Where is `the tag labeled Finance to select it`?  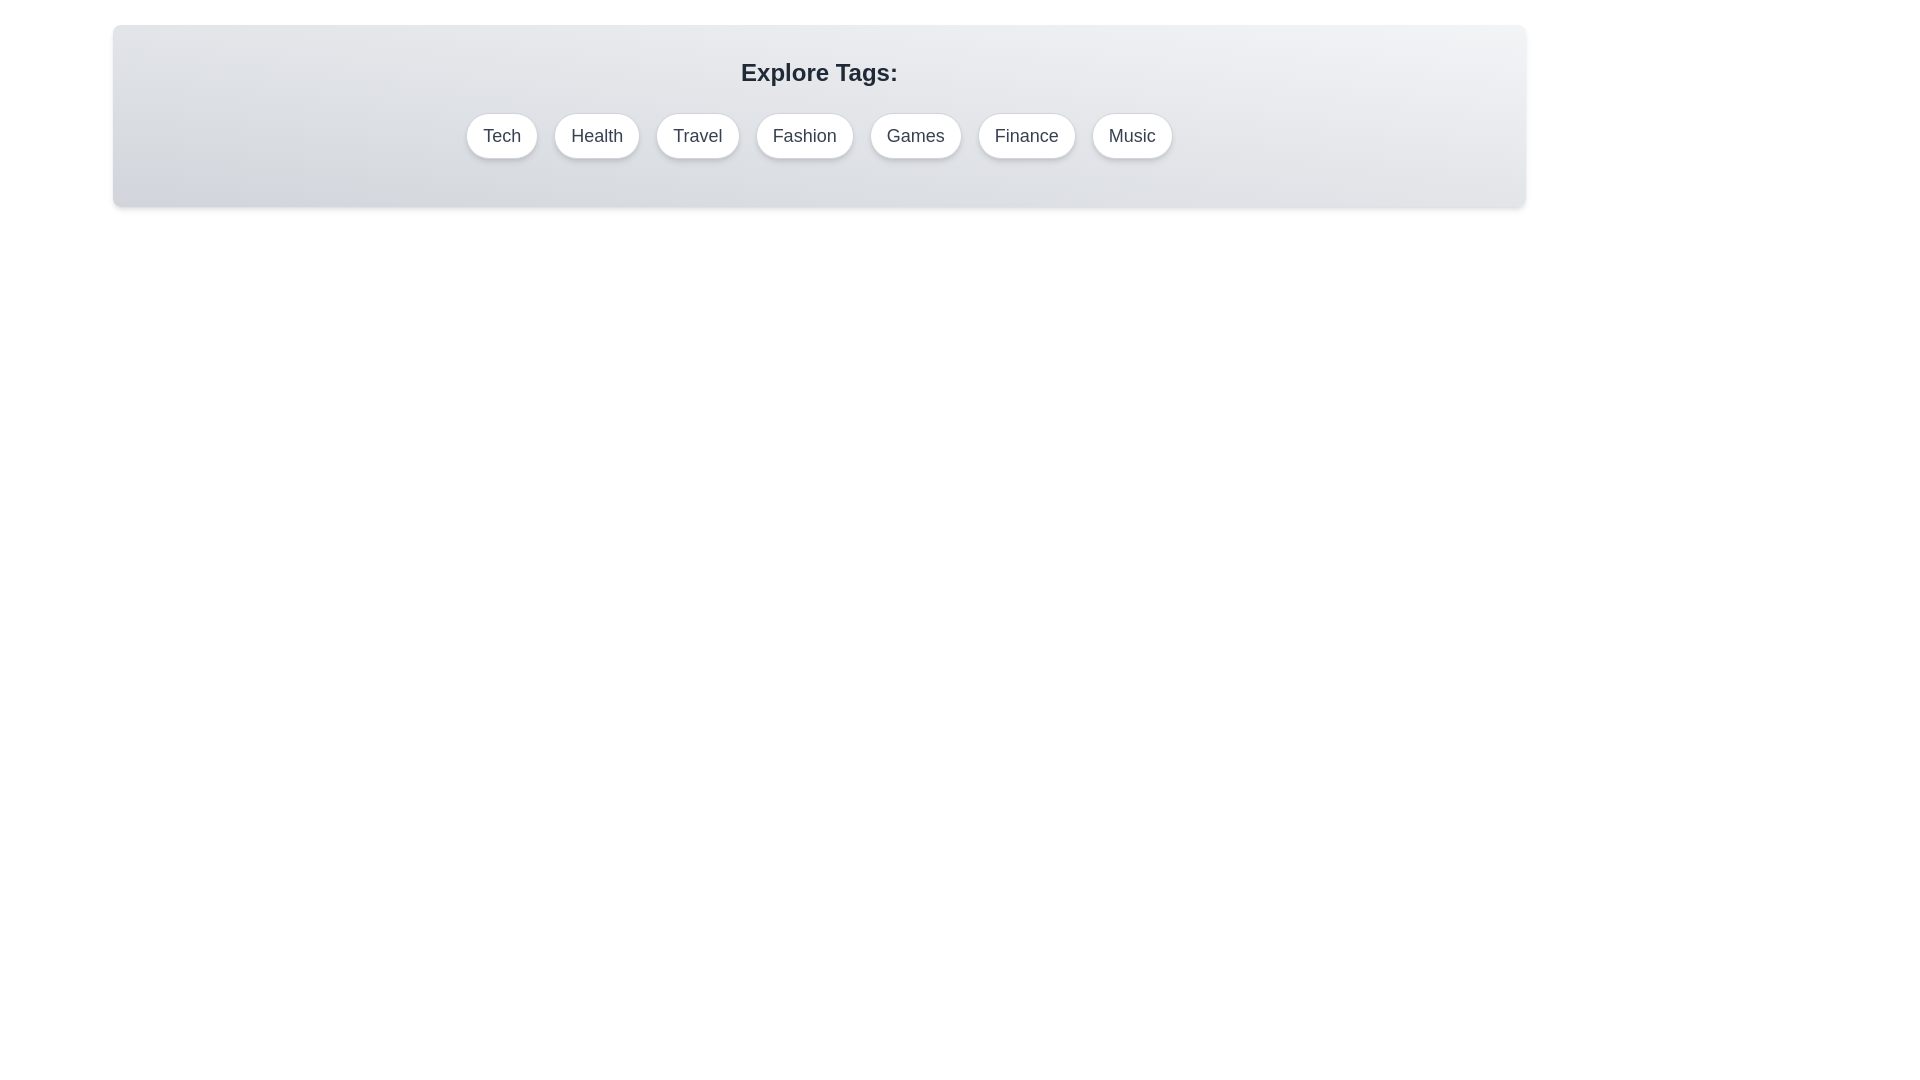
the tag labeled Finance to select it is located at coordinates (1027, 135).